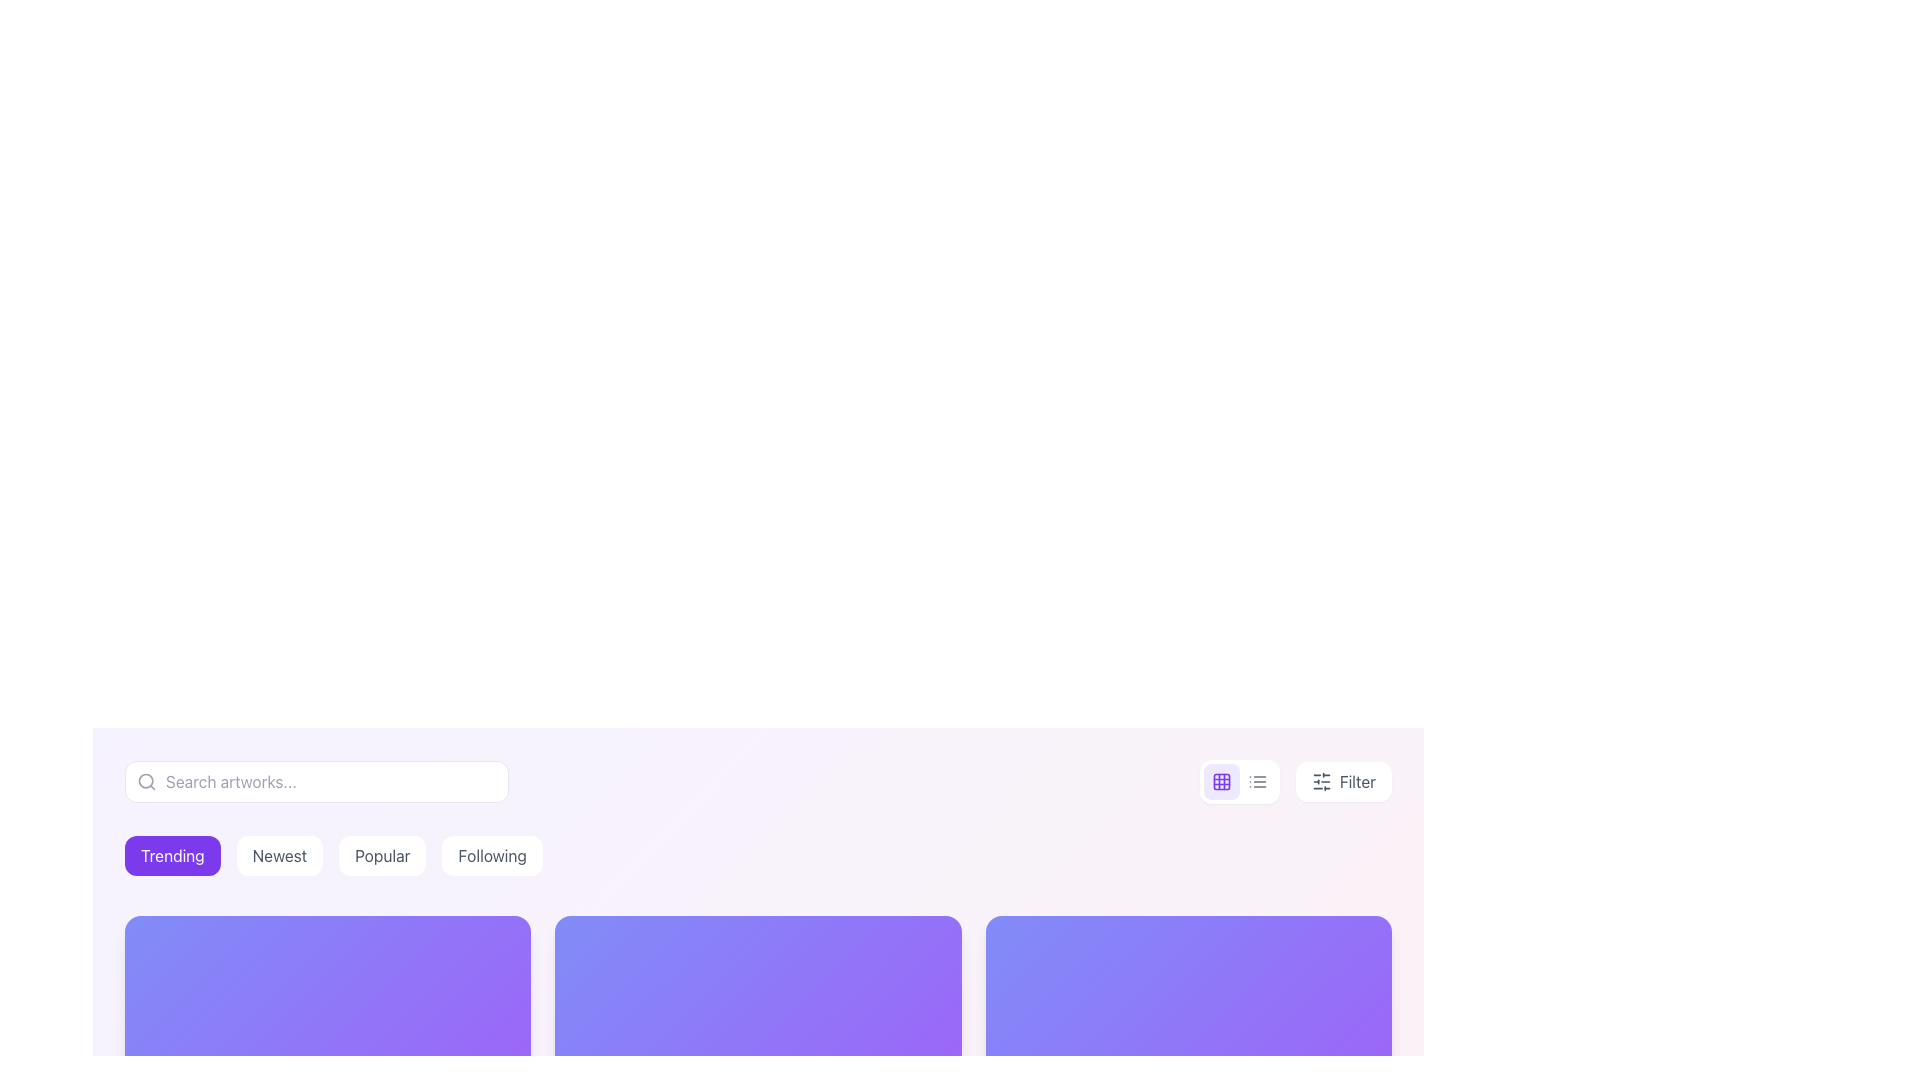  What do you see at coordinates (1220, 781) in the screenshot?
I see `the layout switch button that changes the content view from list to grid` at bounding box center [1220, 781].